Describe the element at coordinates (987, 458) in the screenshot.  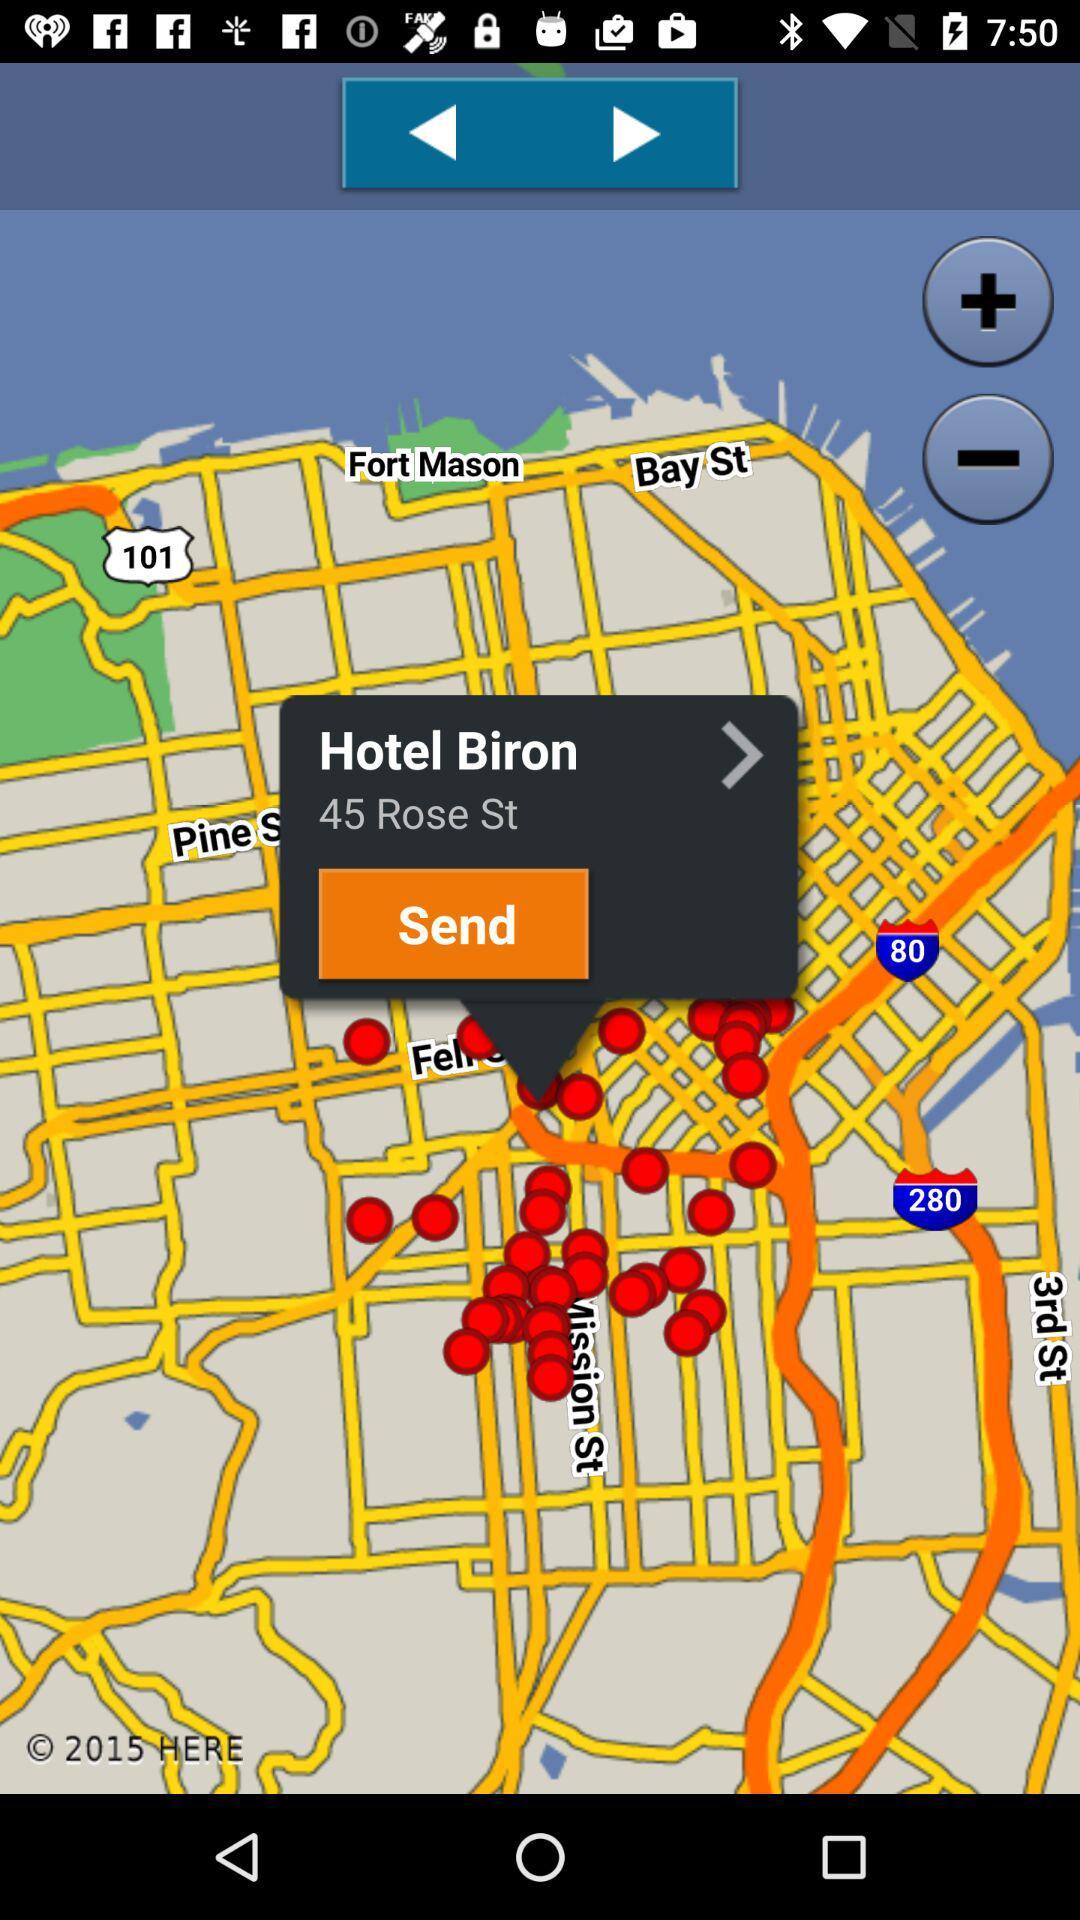
I see `the zoom_out icon` at that location.